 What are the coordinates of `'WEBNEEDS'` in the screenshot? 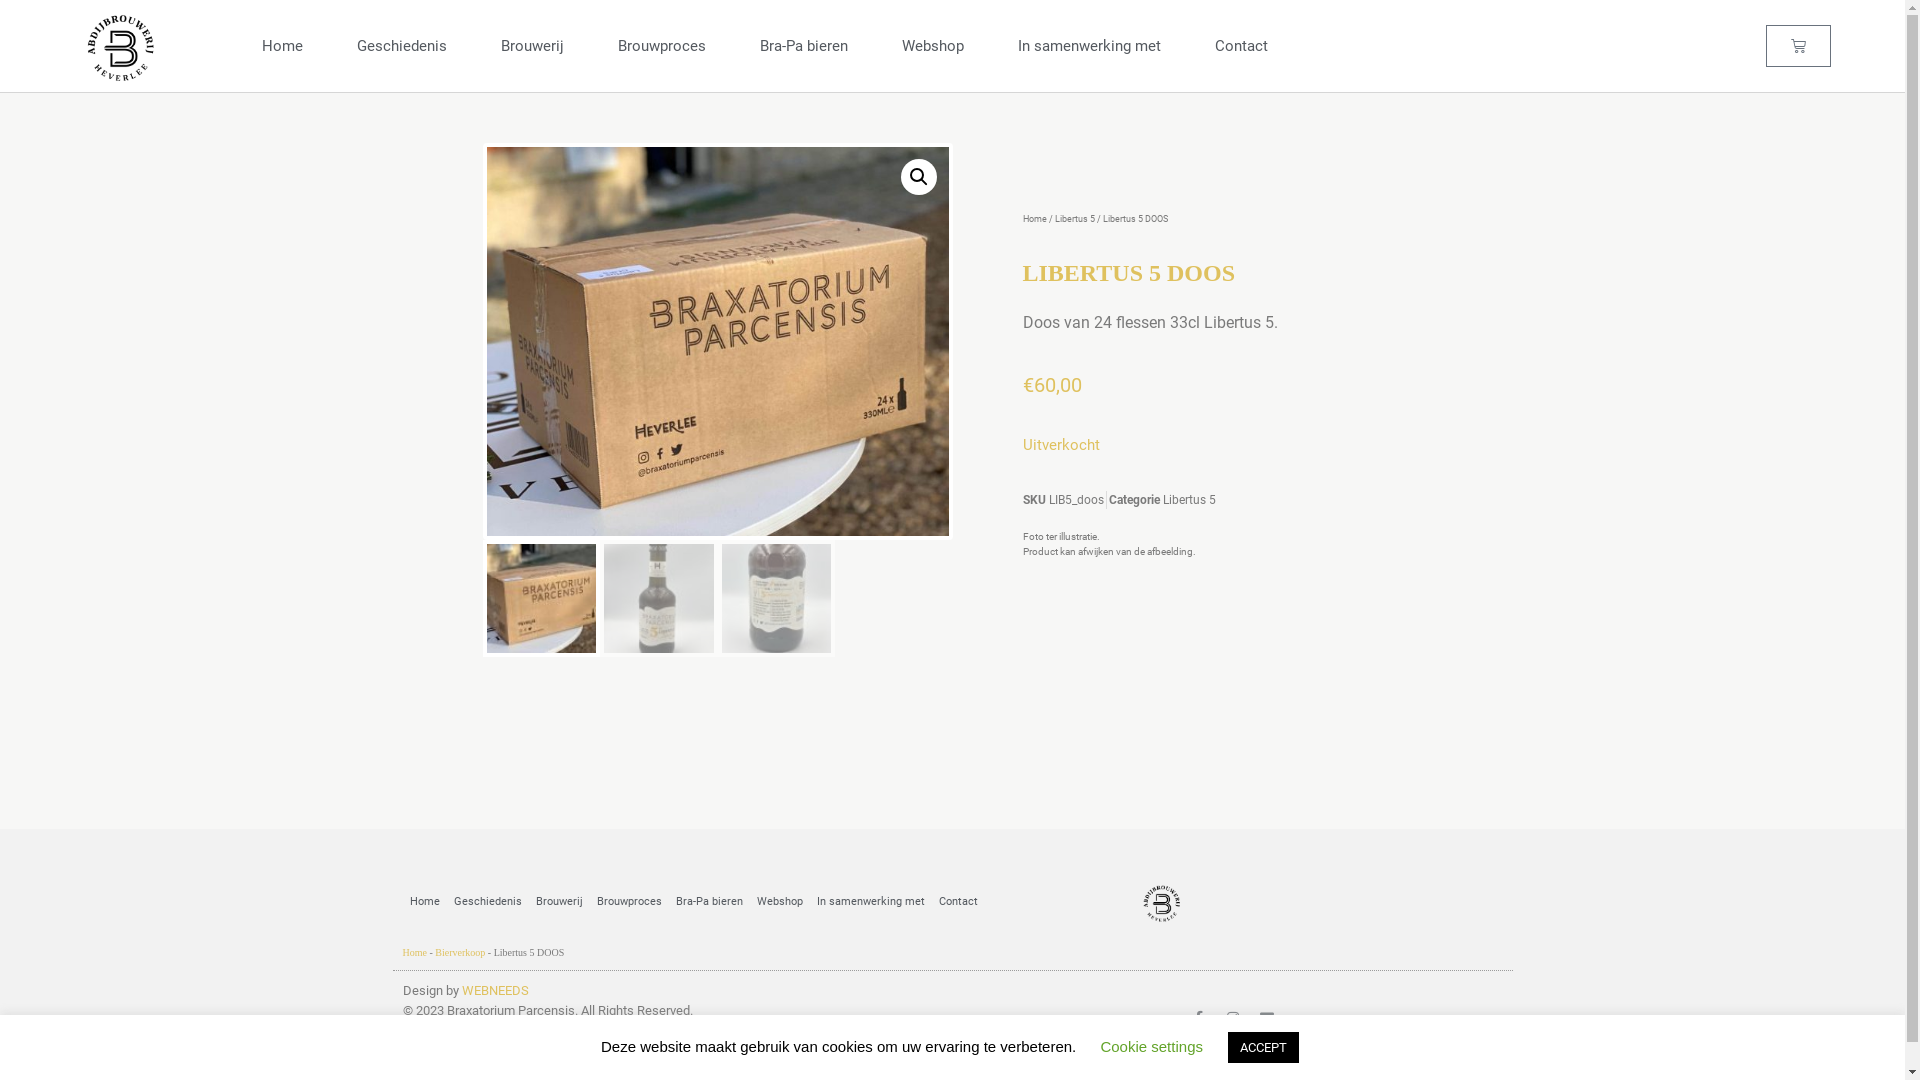 It's located at (495, 990).